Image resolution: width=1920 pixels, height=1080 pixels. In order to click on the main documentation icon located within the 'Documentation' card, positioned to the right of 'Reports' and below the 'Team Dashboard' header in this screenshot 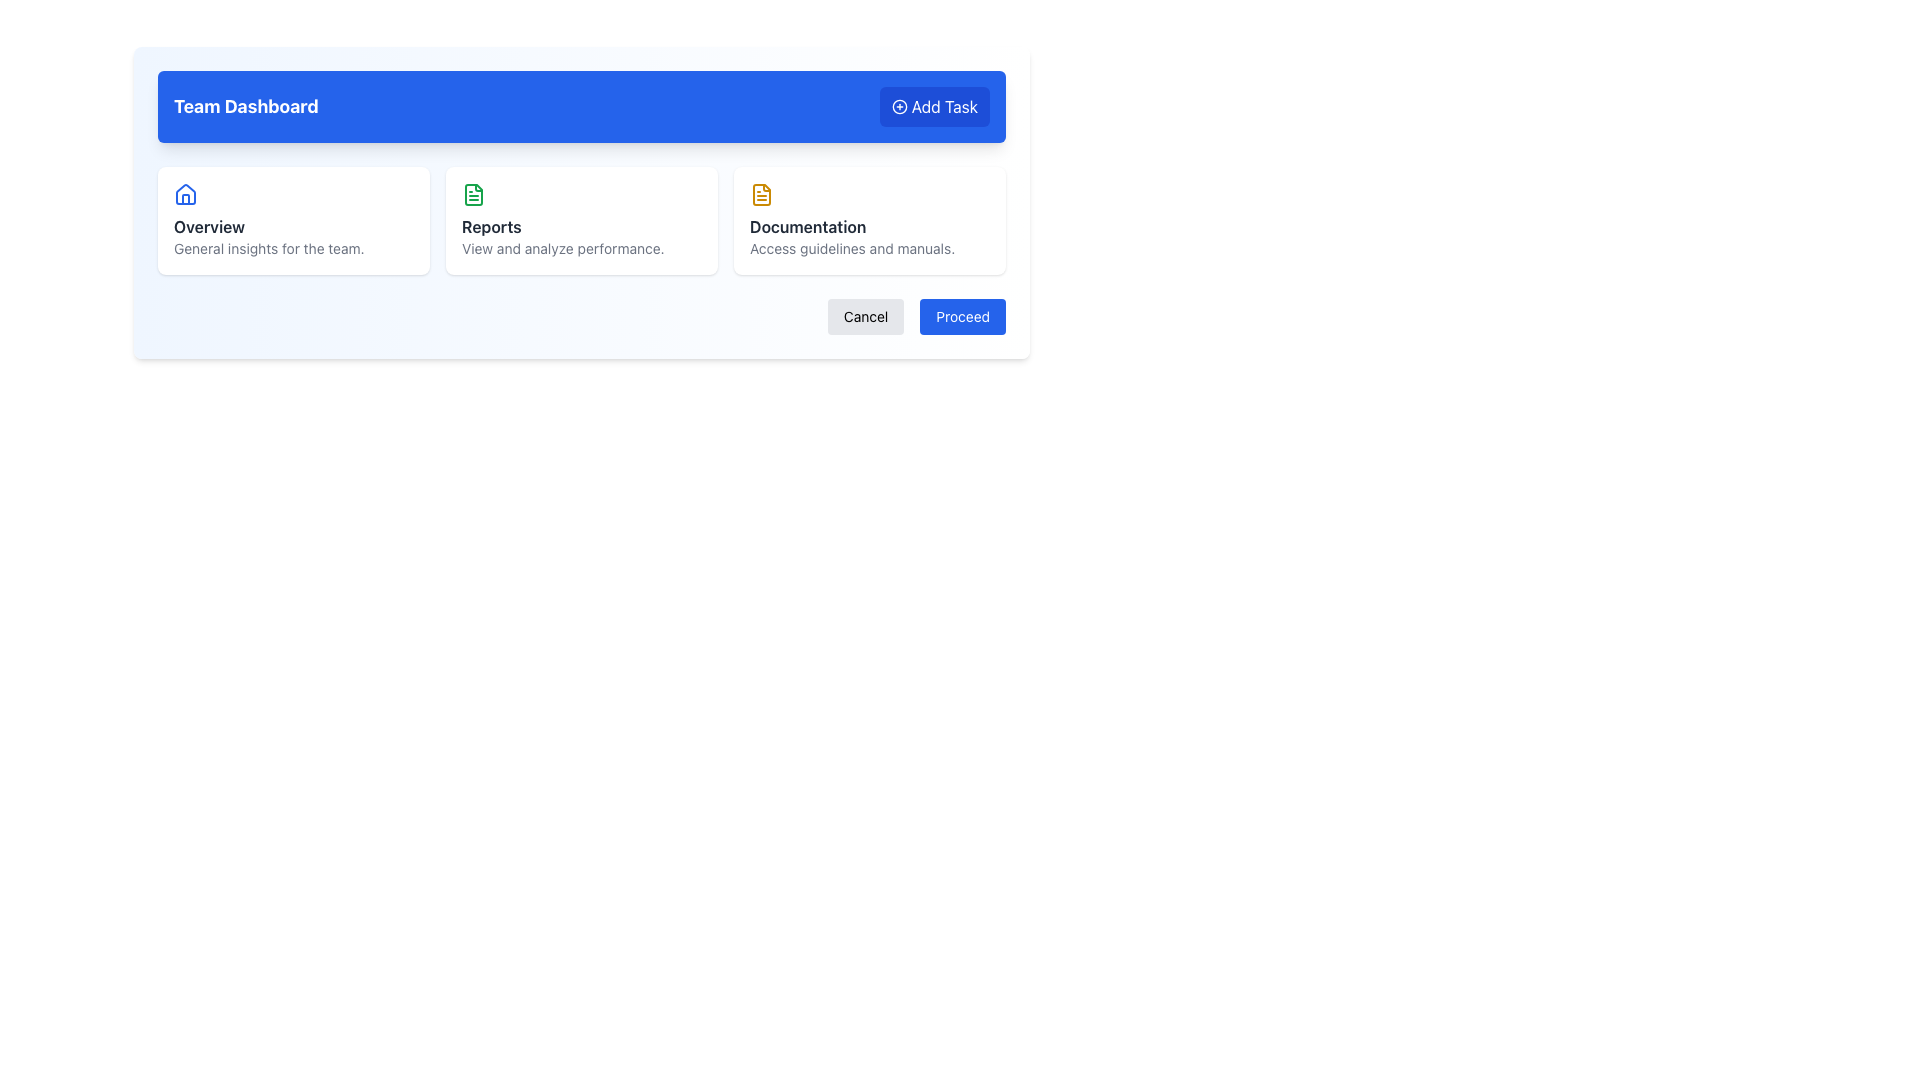, I will do `click(761, 195)`.